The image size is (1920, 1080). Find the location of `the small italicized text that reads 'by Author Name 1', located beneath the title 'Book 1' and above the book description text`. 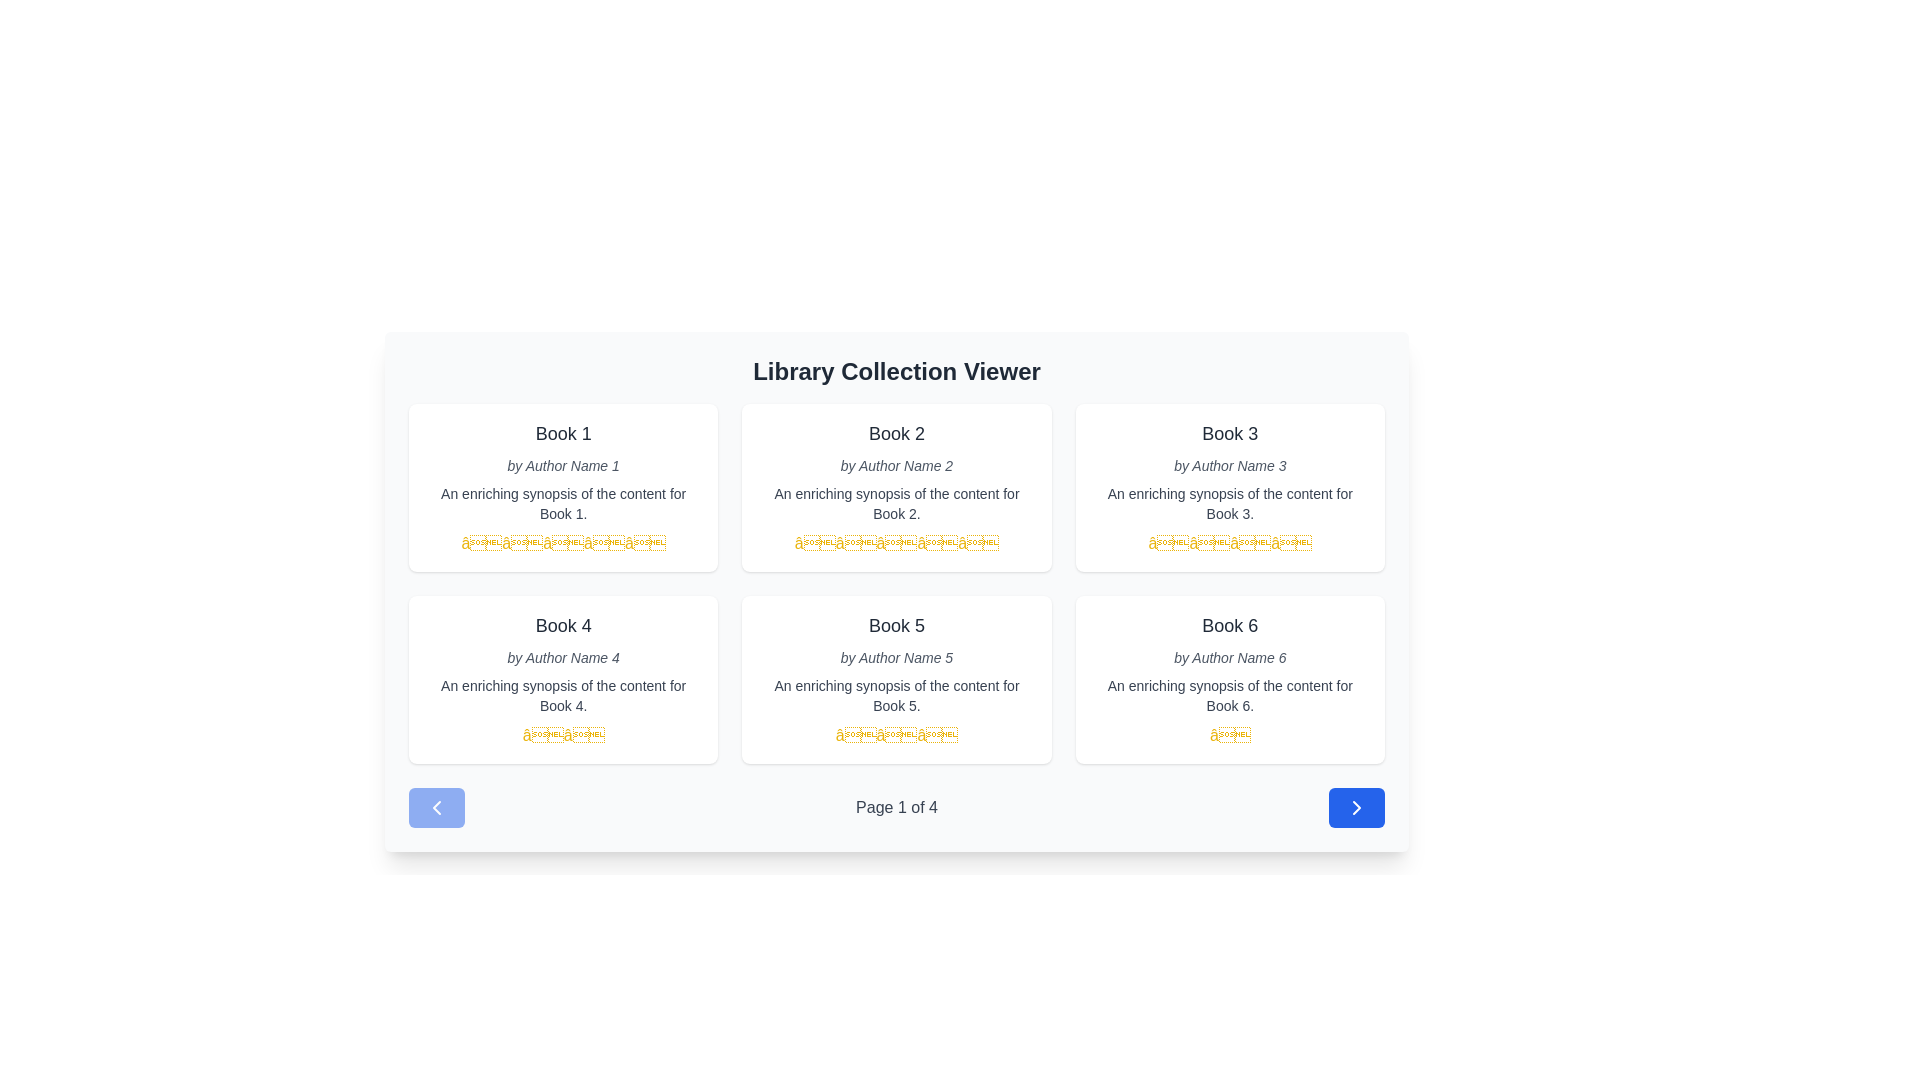

the small italicized text that reads 'by Author Name 1', located beneath the title 'Book 1' and above the book description text is located at coordinates (562, 466).